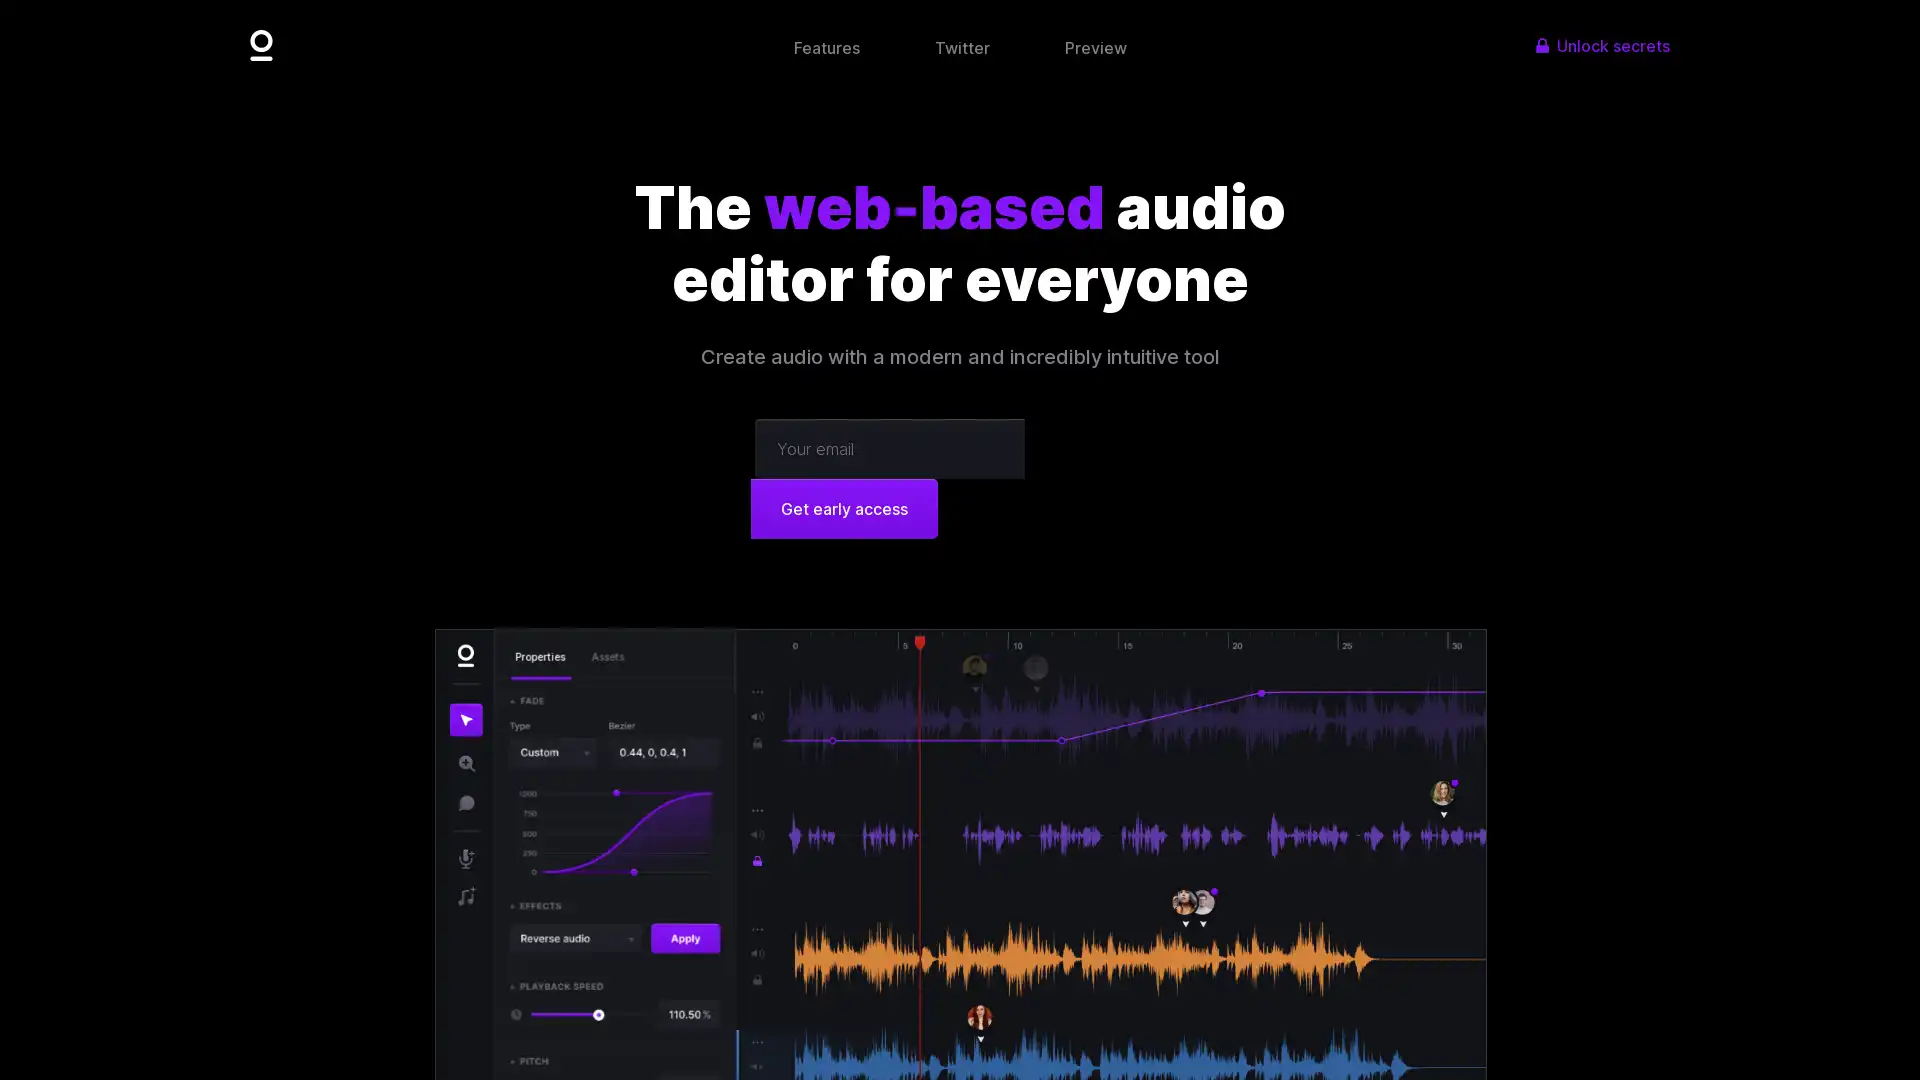 The height and width of the screenshot is (1080, 1920). I want to click on Get early access, so click(1093, 447).